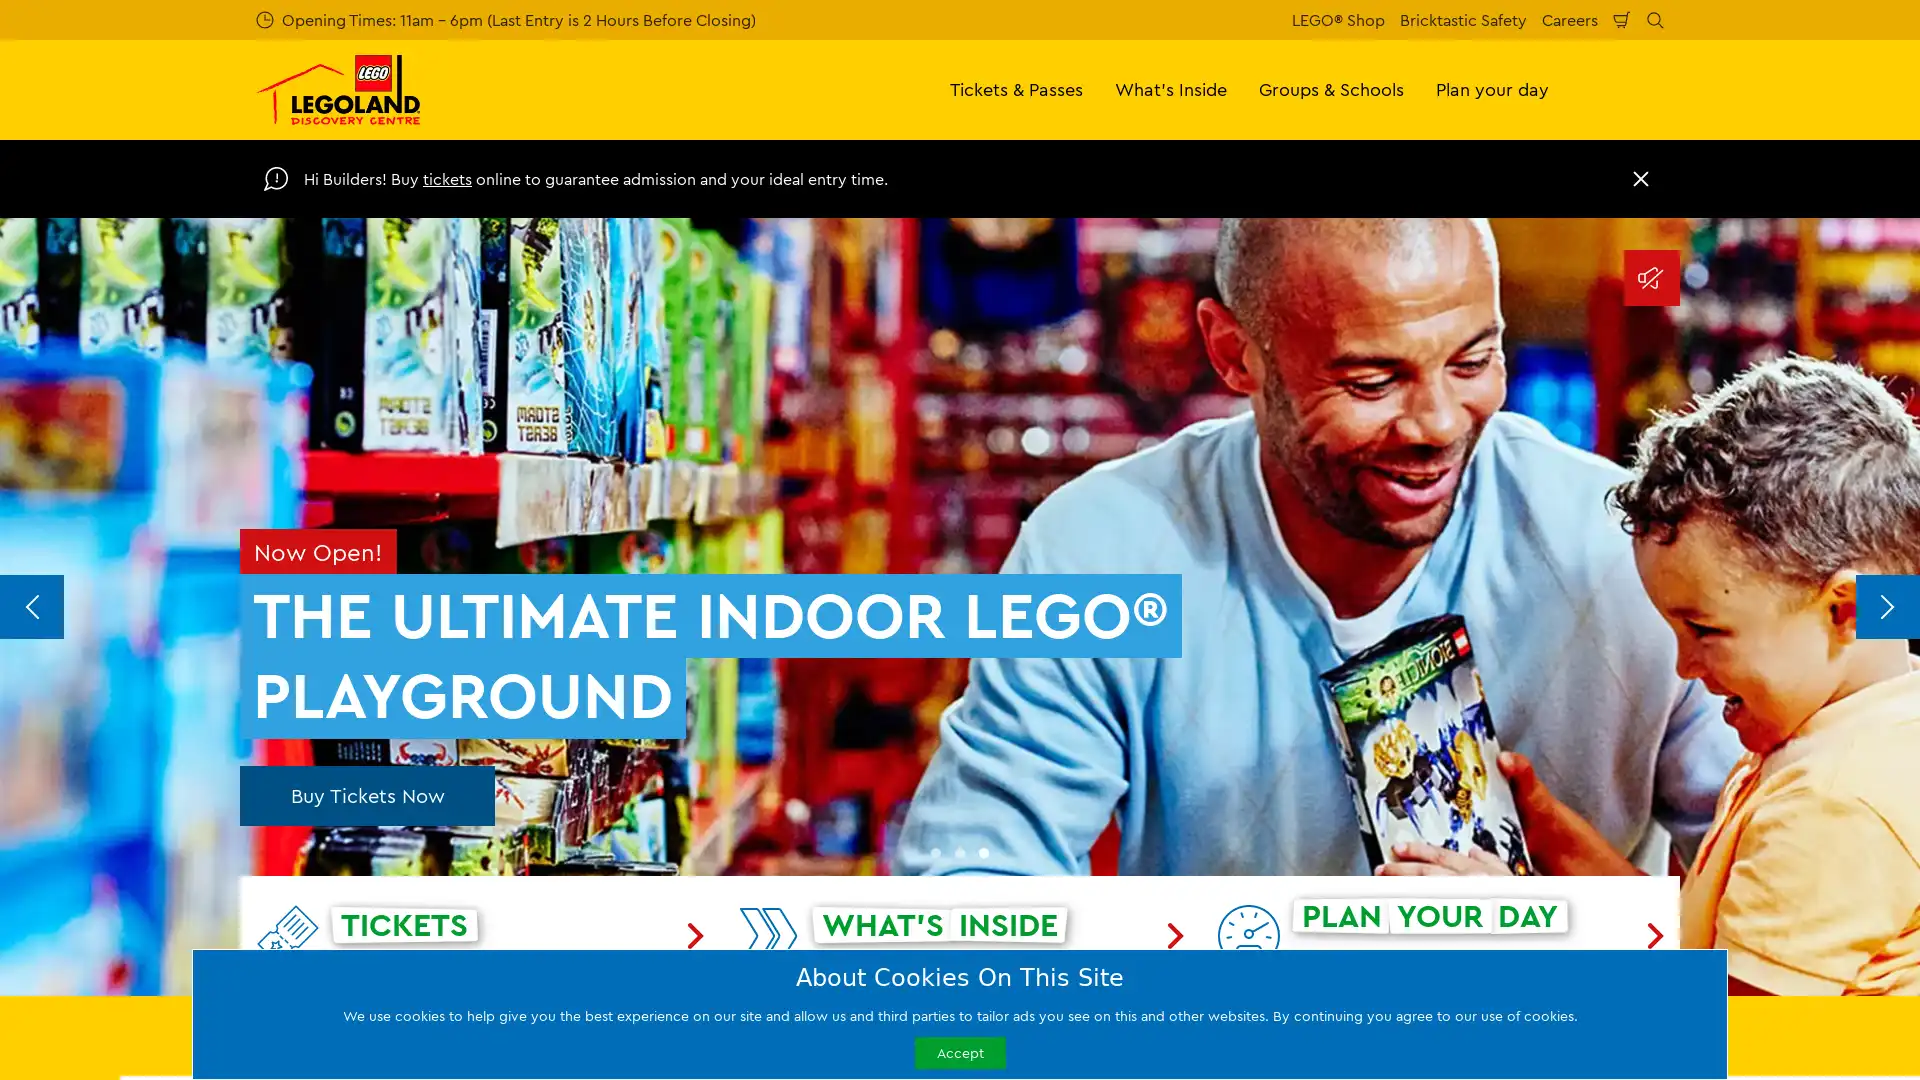 The image size is (1920, 1080). Describe the element at coordinates (1655, 19) in the screenshot. I see `Search` at that location.